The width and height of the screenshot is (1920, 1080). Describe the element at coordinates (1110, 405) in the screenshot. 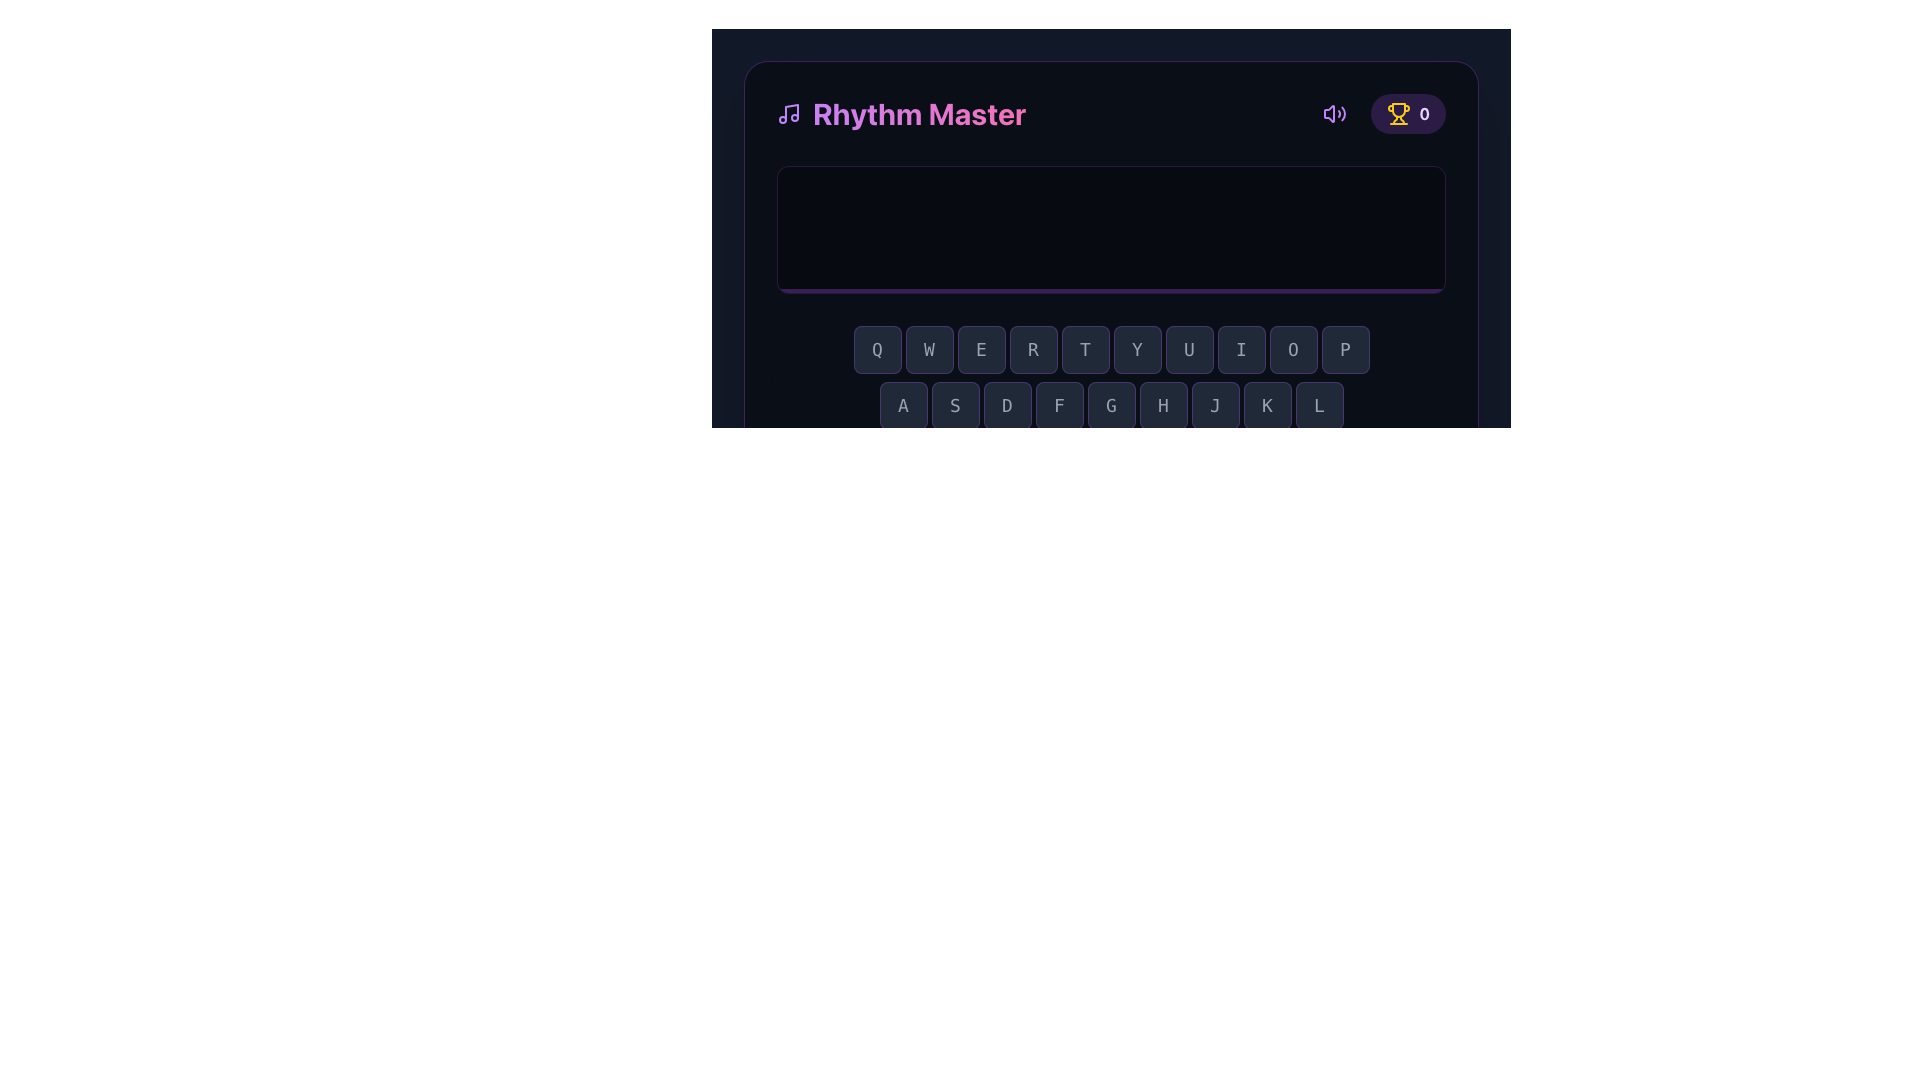

I see `the key labeled 'G', which is a rectangular button with rounded corners, gray background and light gray text, to input the letter 'G'` at that location.